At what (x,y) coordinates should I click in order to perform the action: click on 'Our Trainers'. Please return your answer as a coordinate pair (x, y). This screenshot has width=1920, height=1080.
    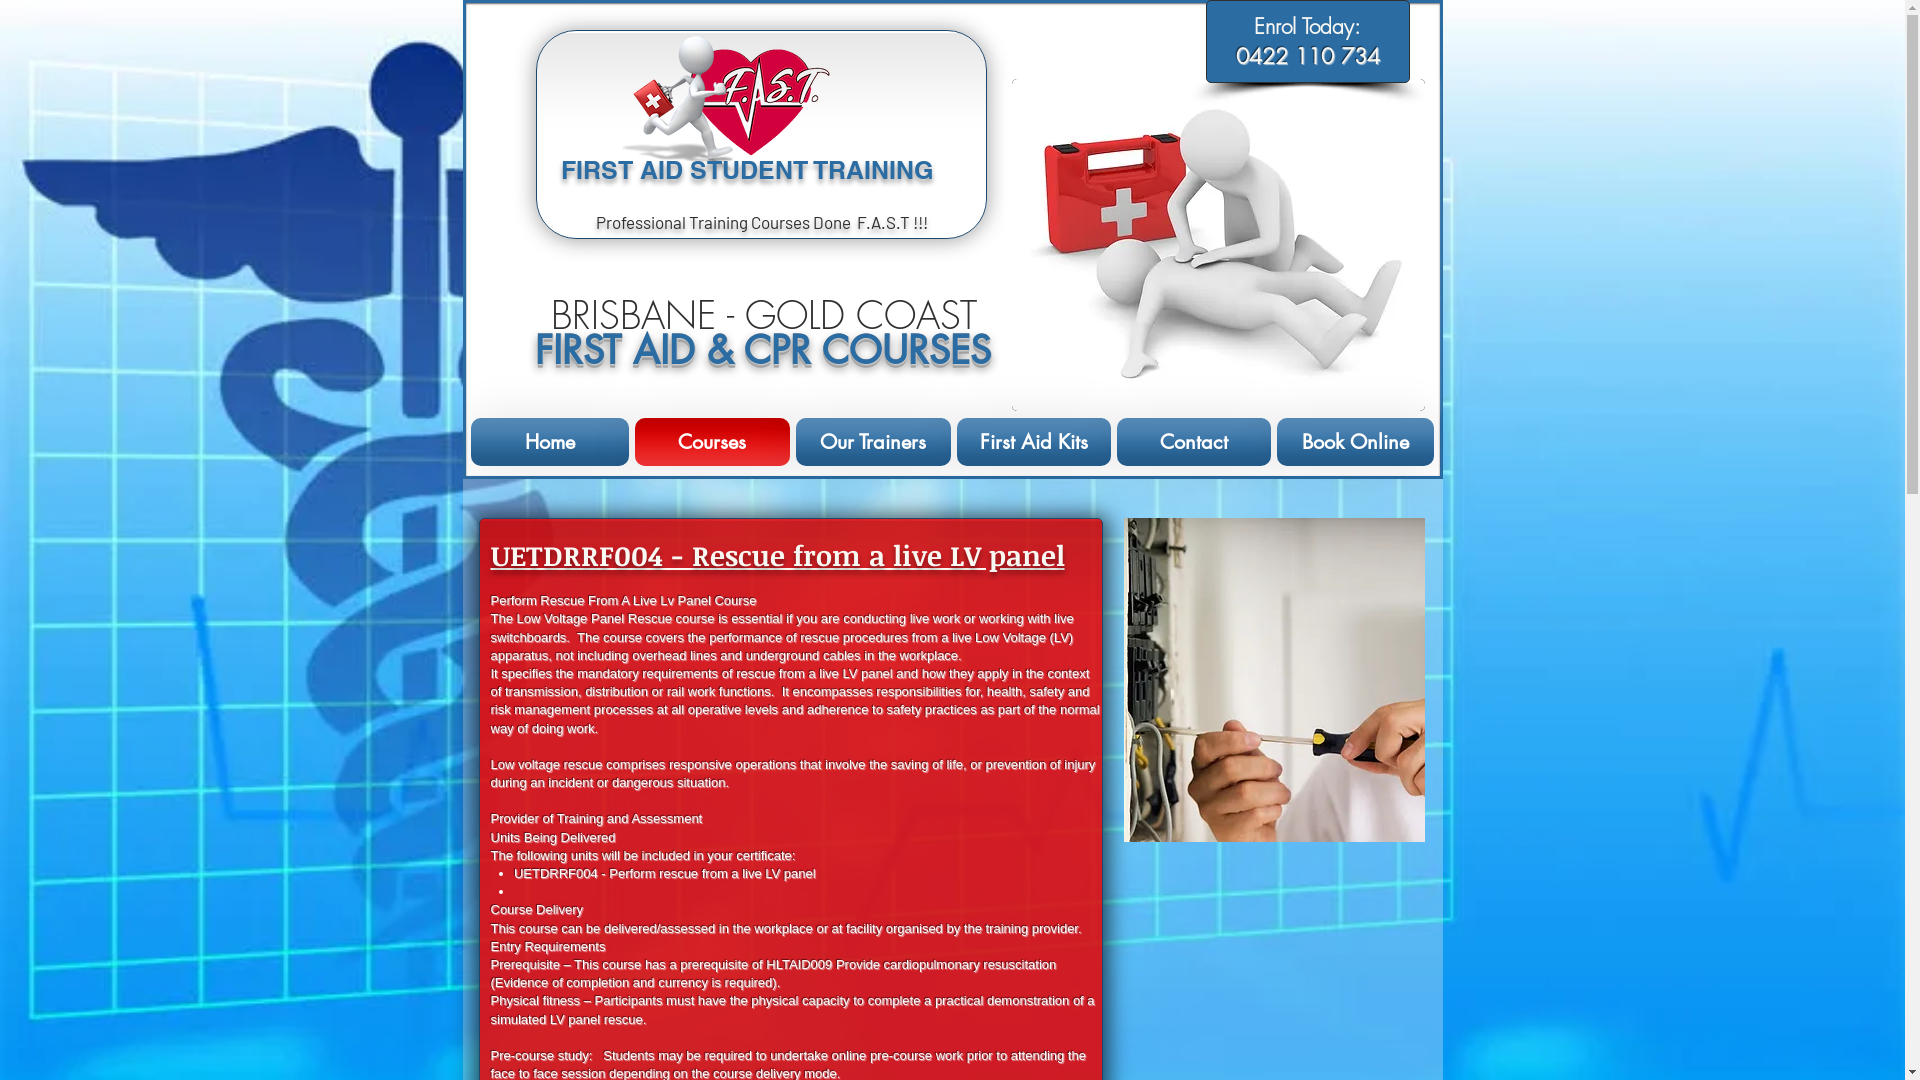
    Looking at the image, I should click on (872, 441).